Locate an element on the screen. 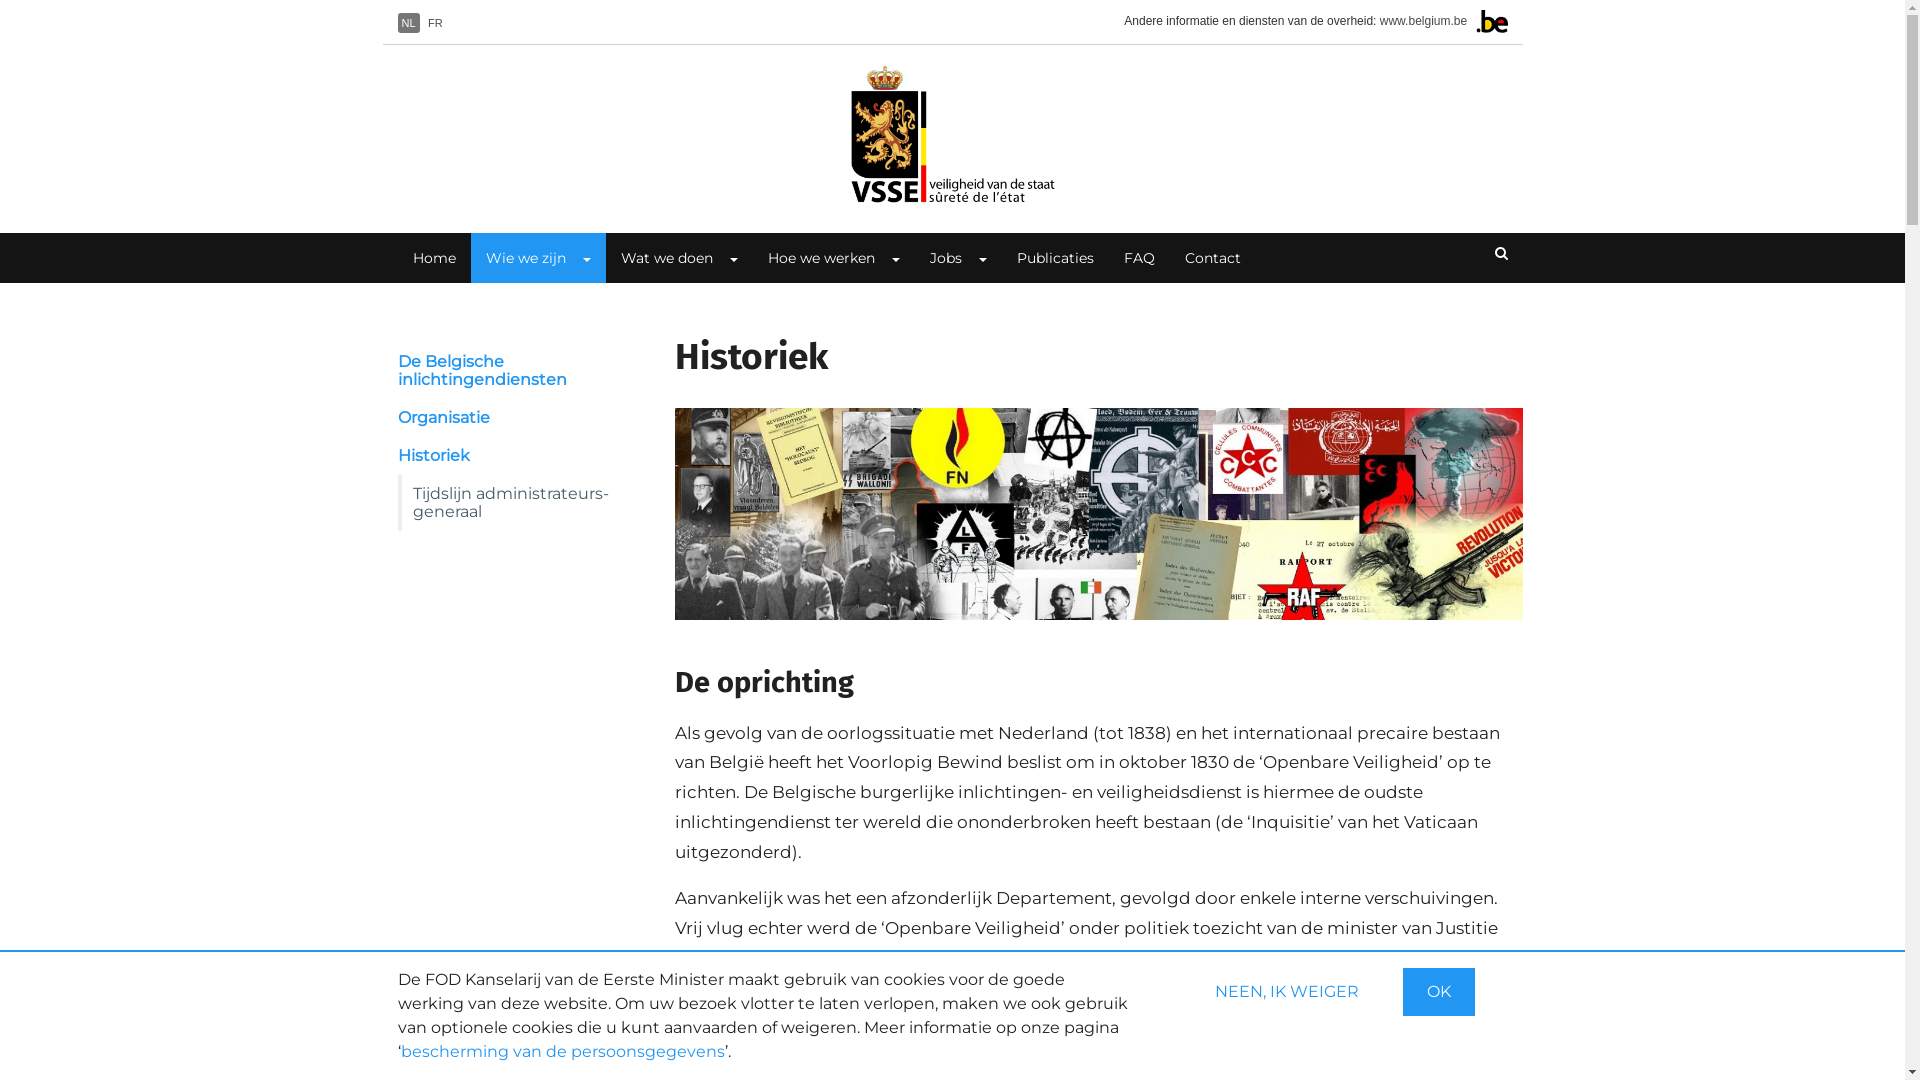 The height and width of the screenshot is (1080, 1920). 'Open Wat we doen Submenu' is located at coordinates (711, 257).